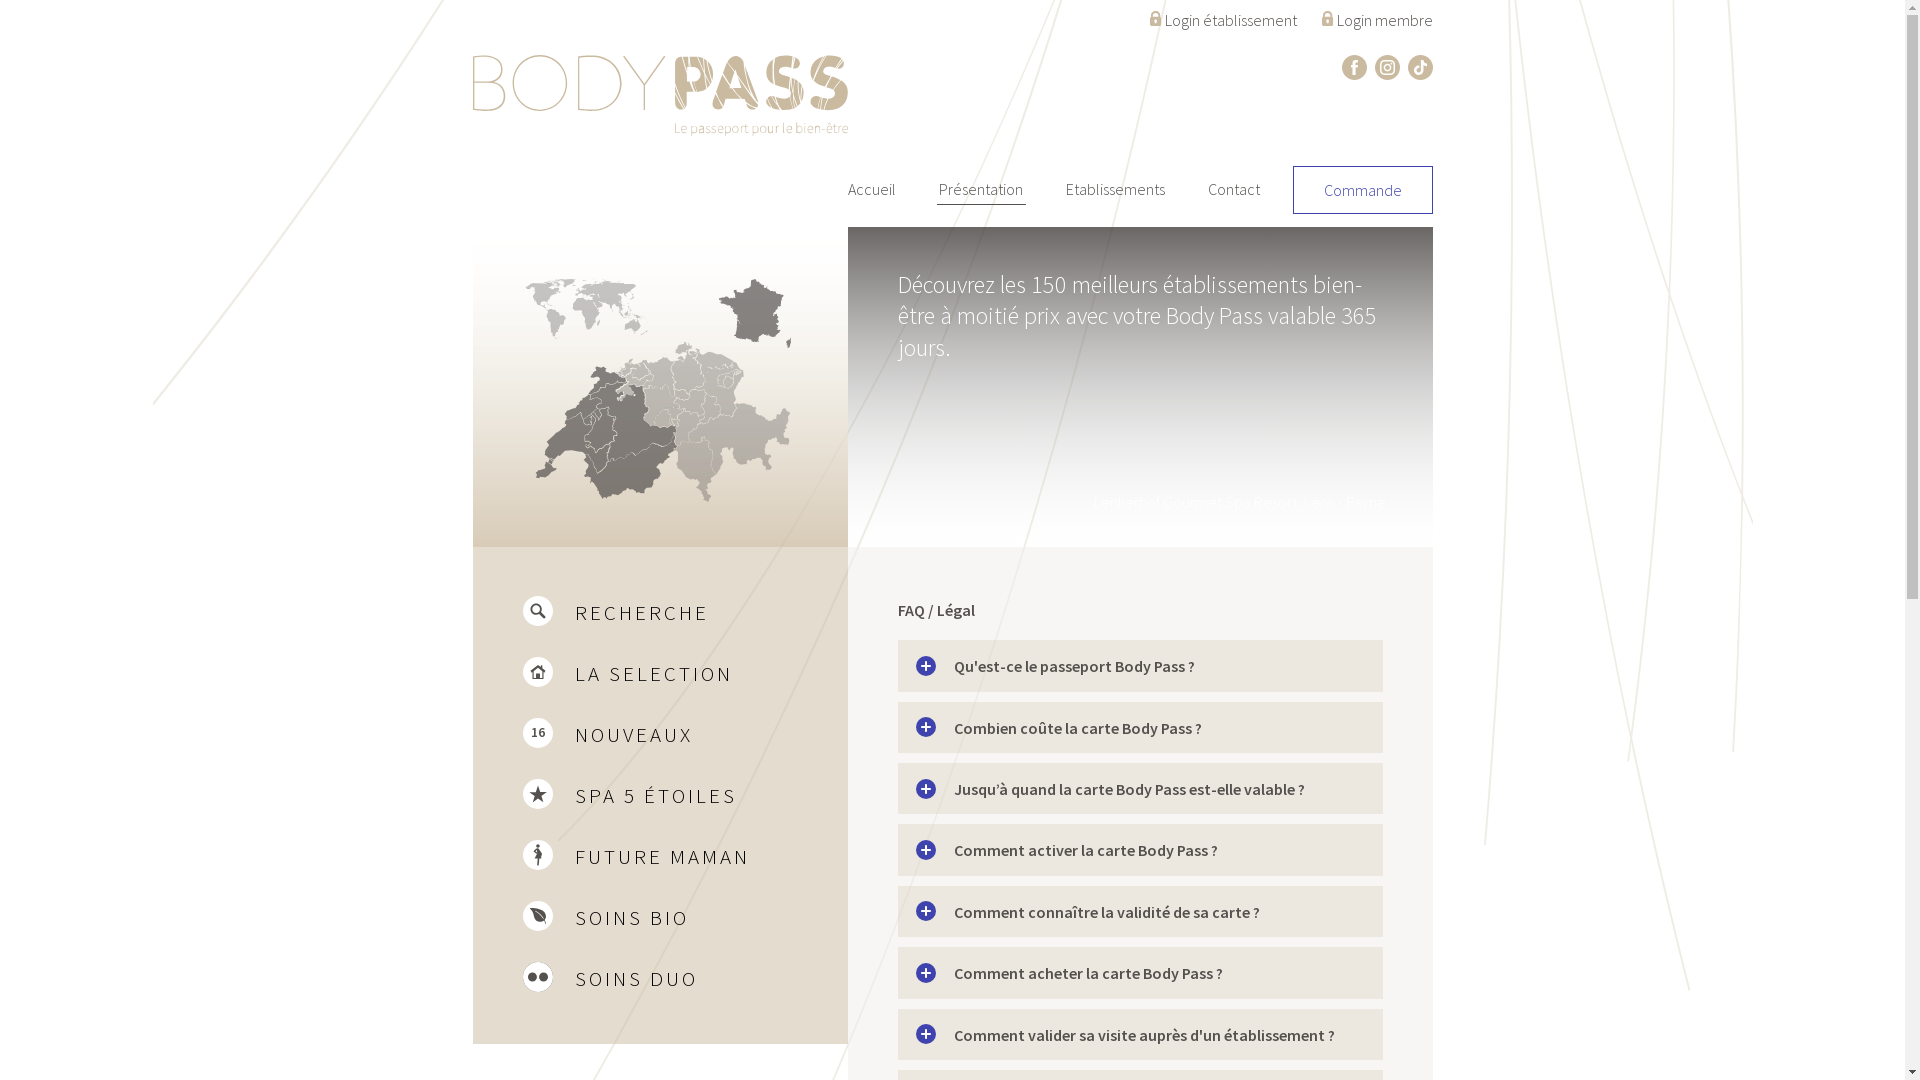 This screenshot has width=1920, height=1080. I want to click on 'Open', so click(915, 726).